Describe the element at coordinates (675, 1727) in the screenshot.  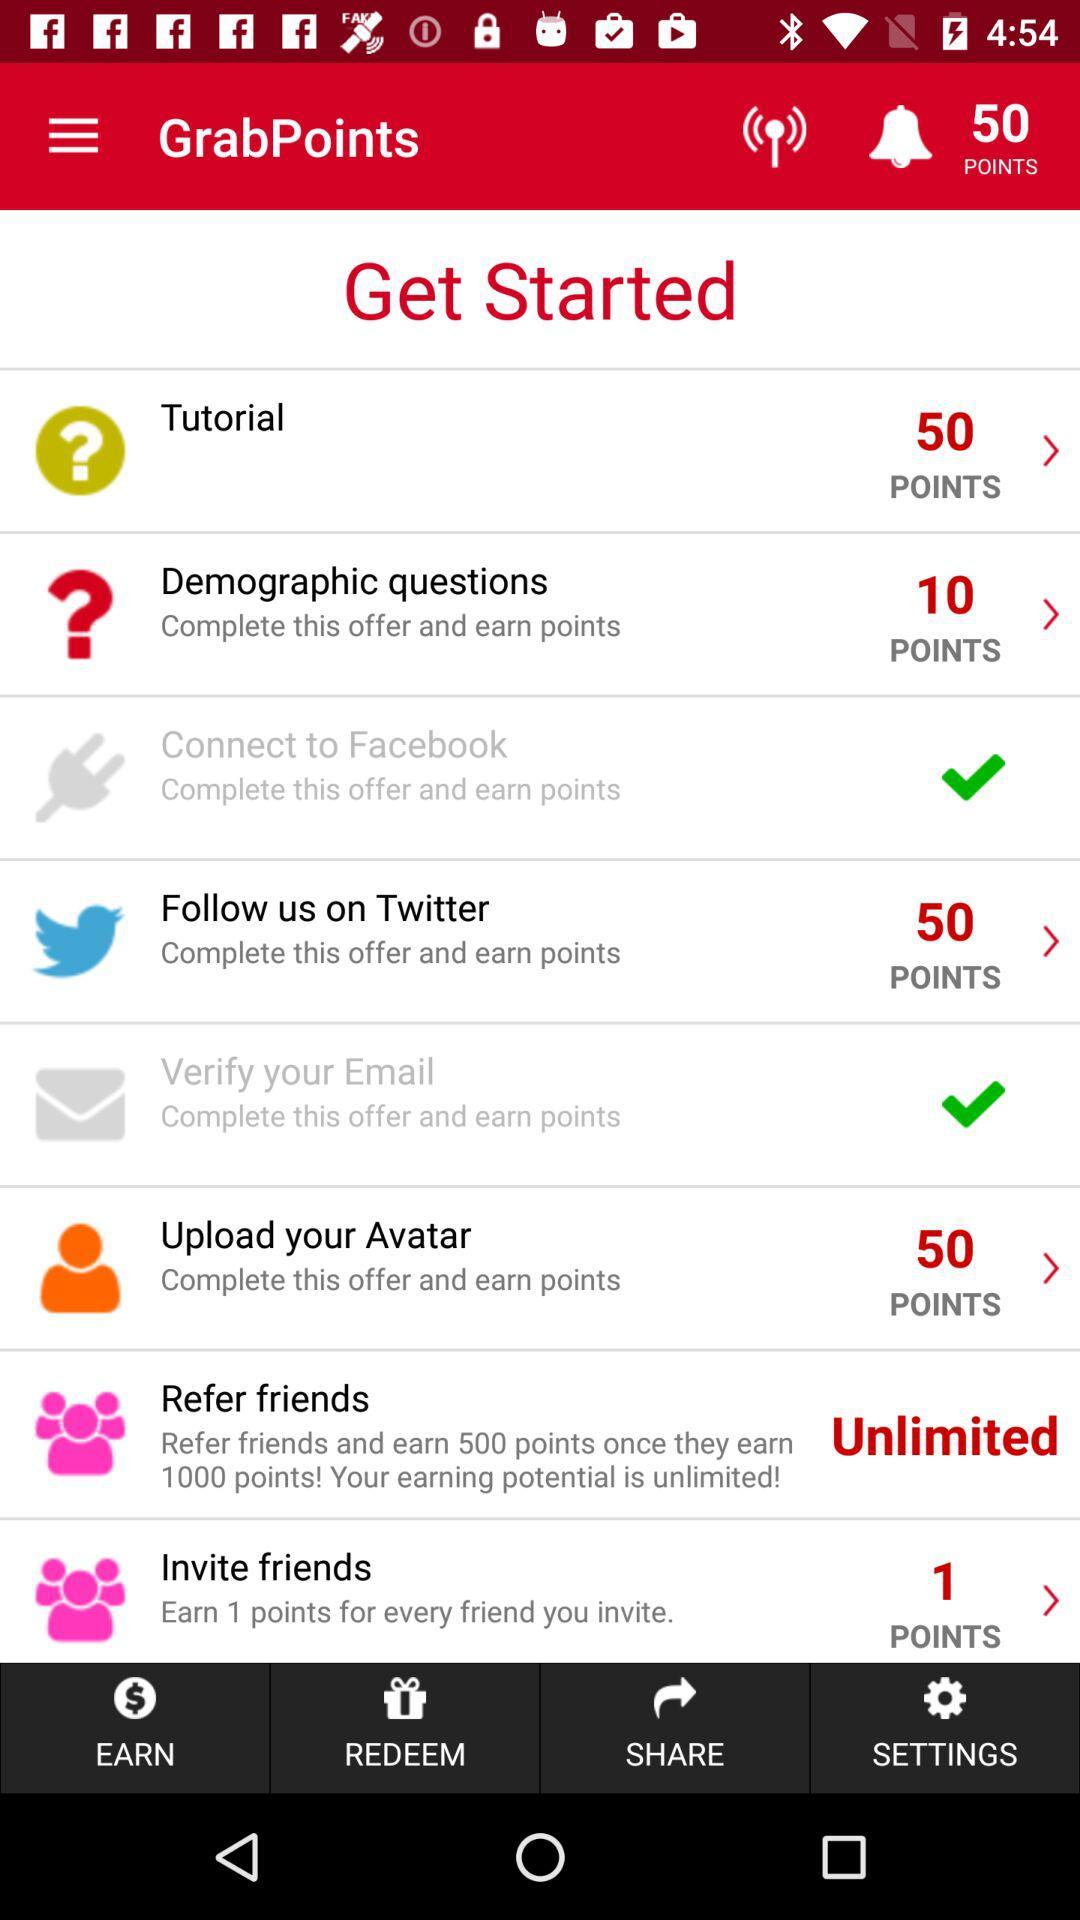
I see `item next to the settings` at that location.